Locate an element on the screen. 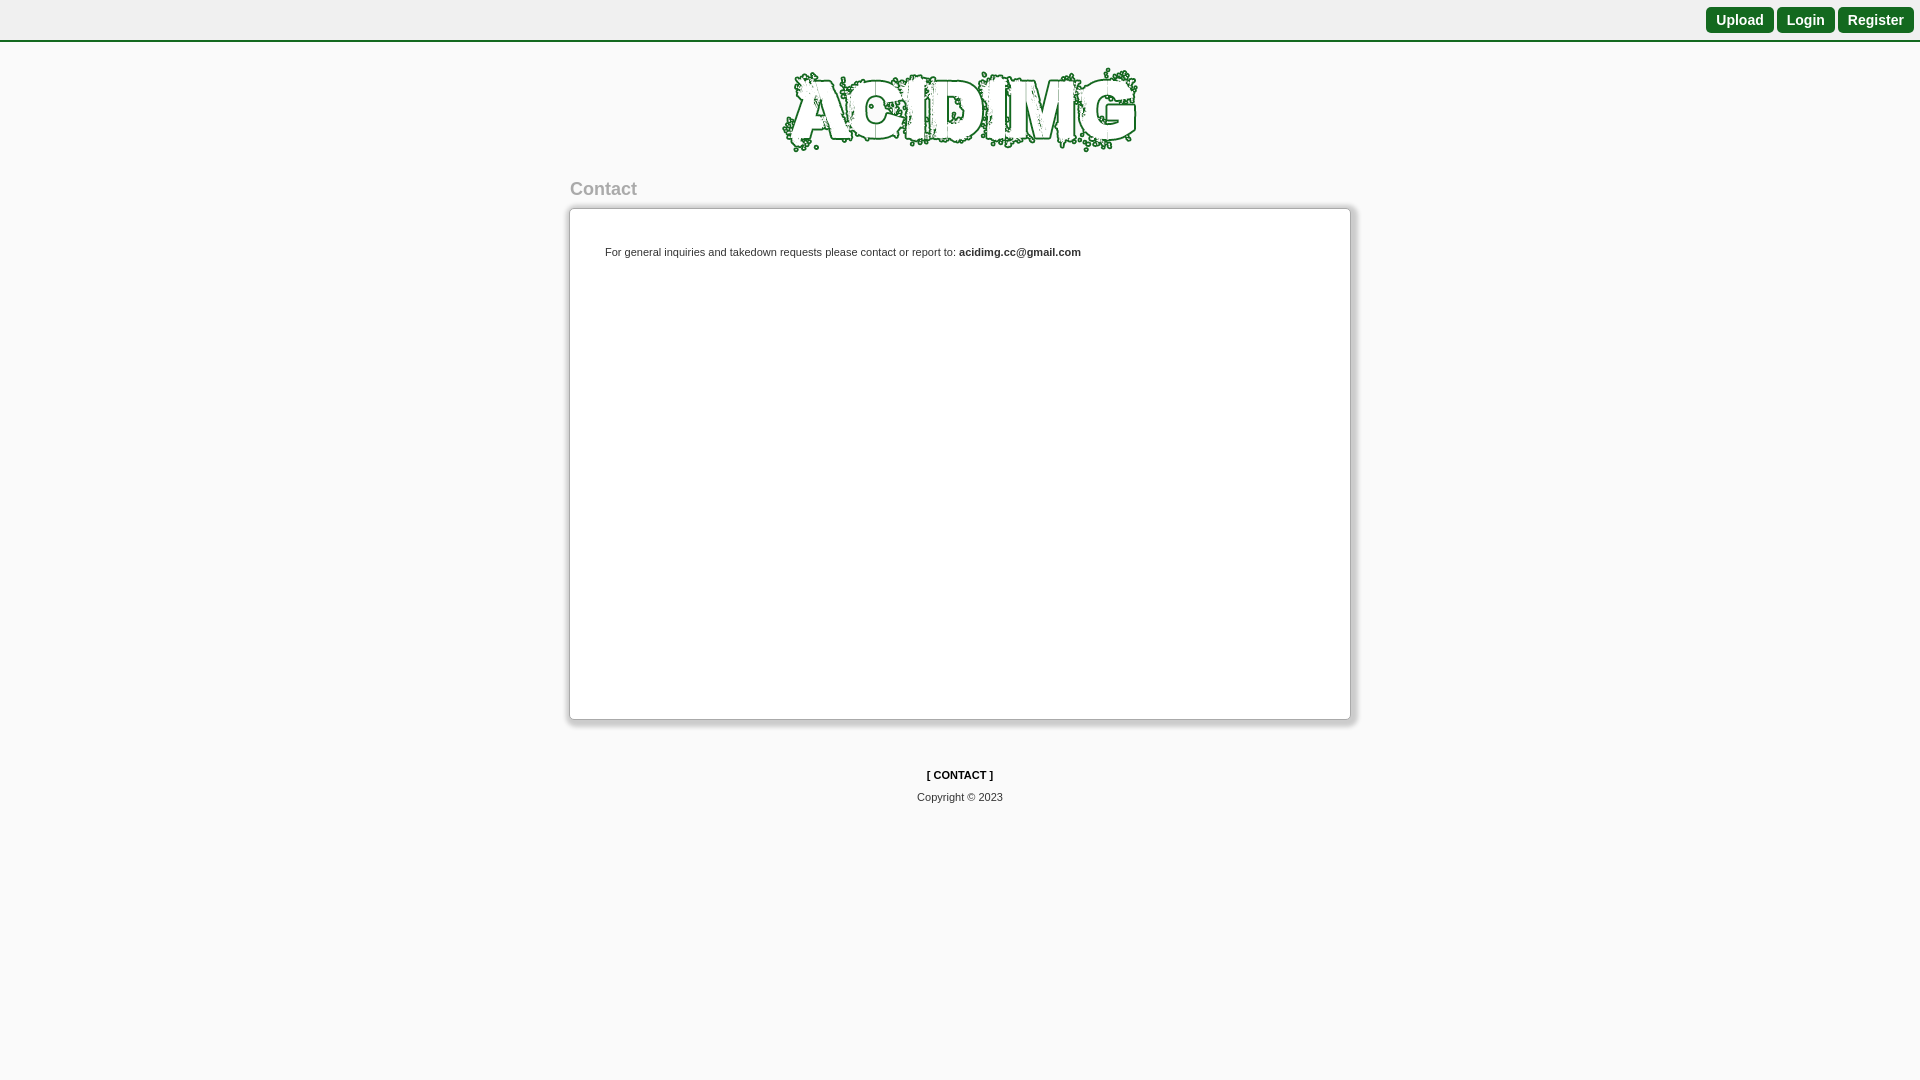 The image size is (1920, 1080). '[ CONTACT ]' is located at coordinates (925, 774).